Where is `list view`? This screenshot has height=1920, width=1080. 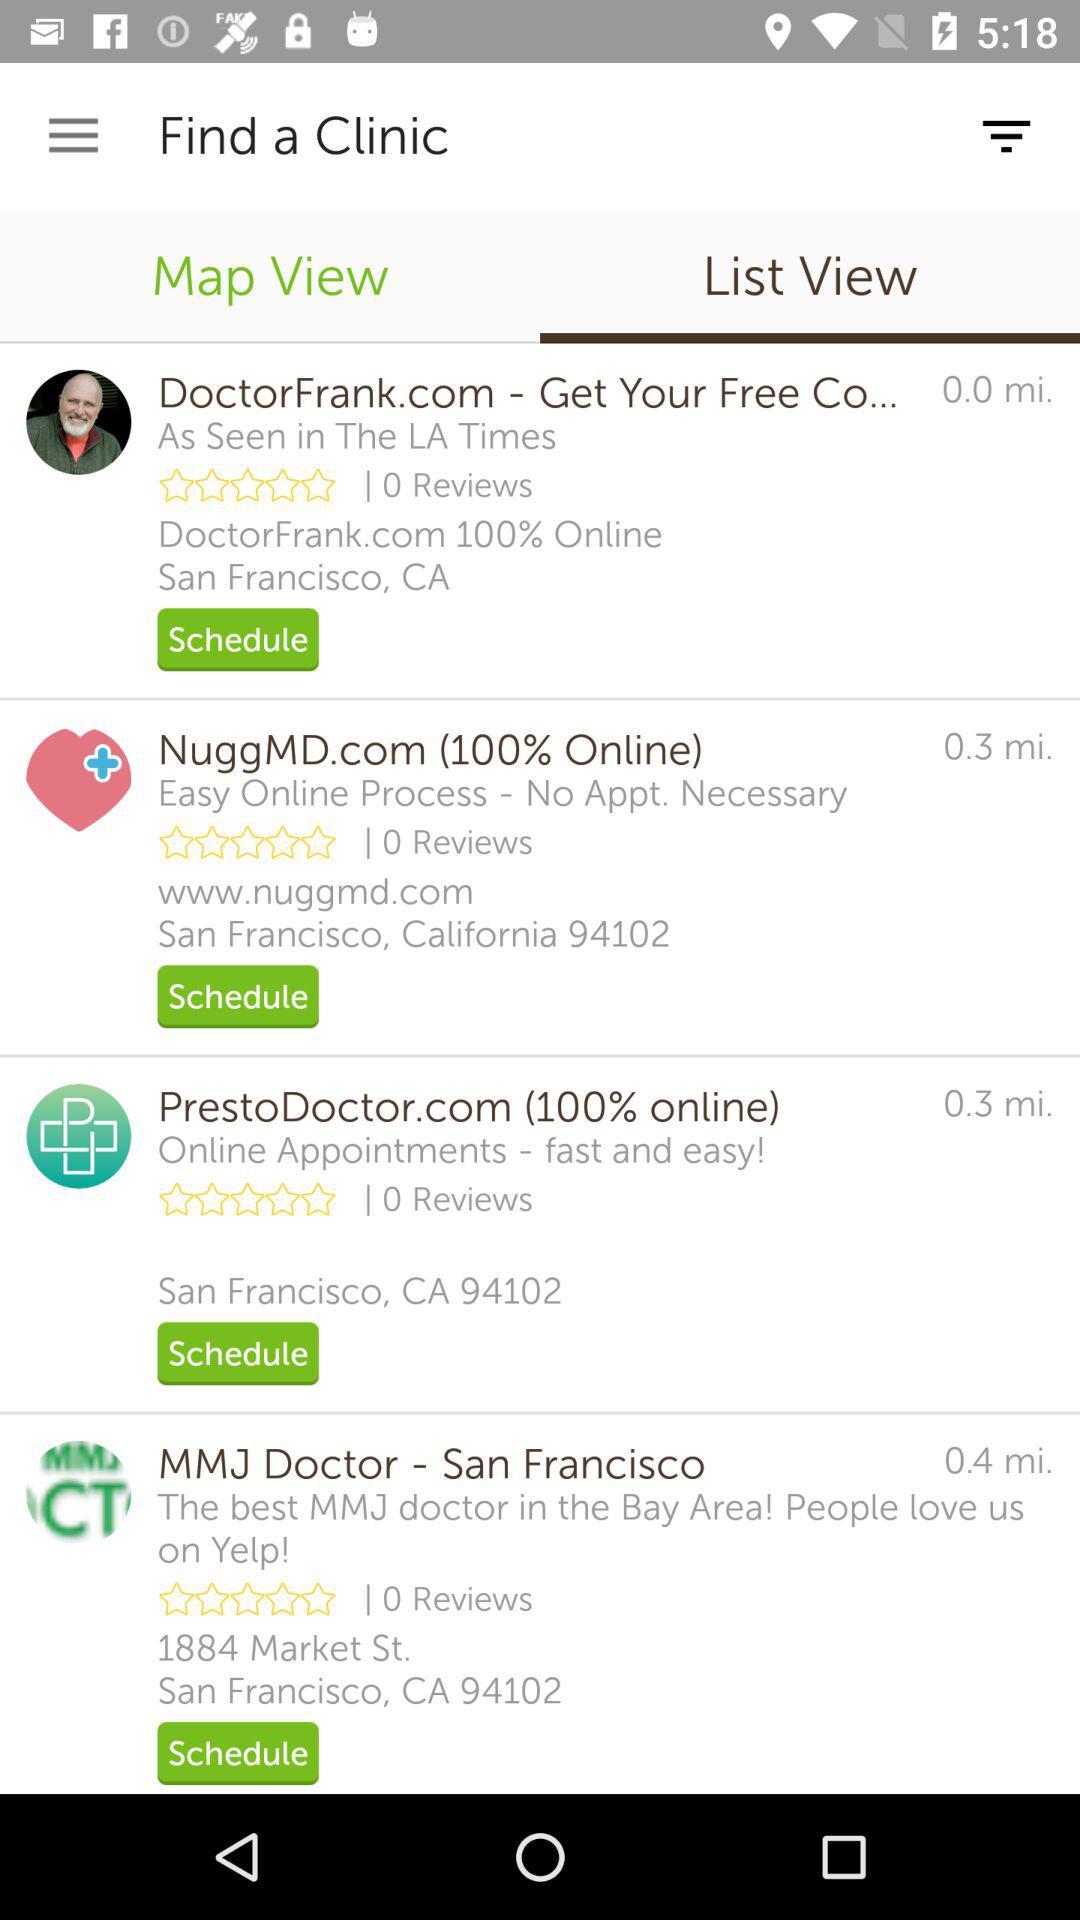 list view is located at coordinates (810, 275).